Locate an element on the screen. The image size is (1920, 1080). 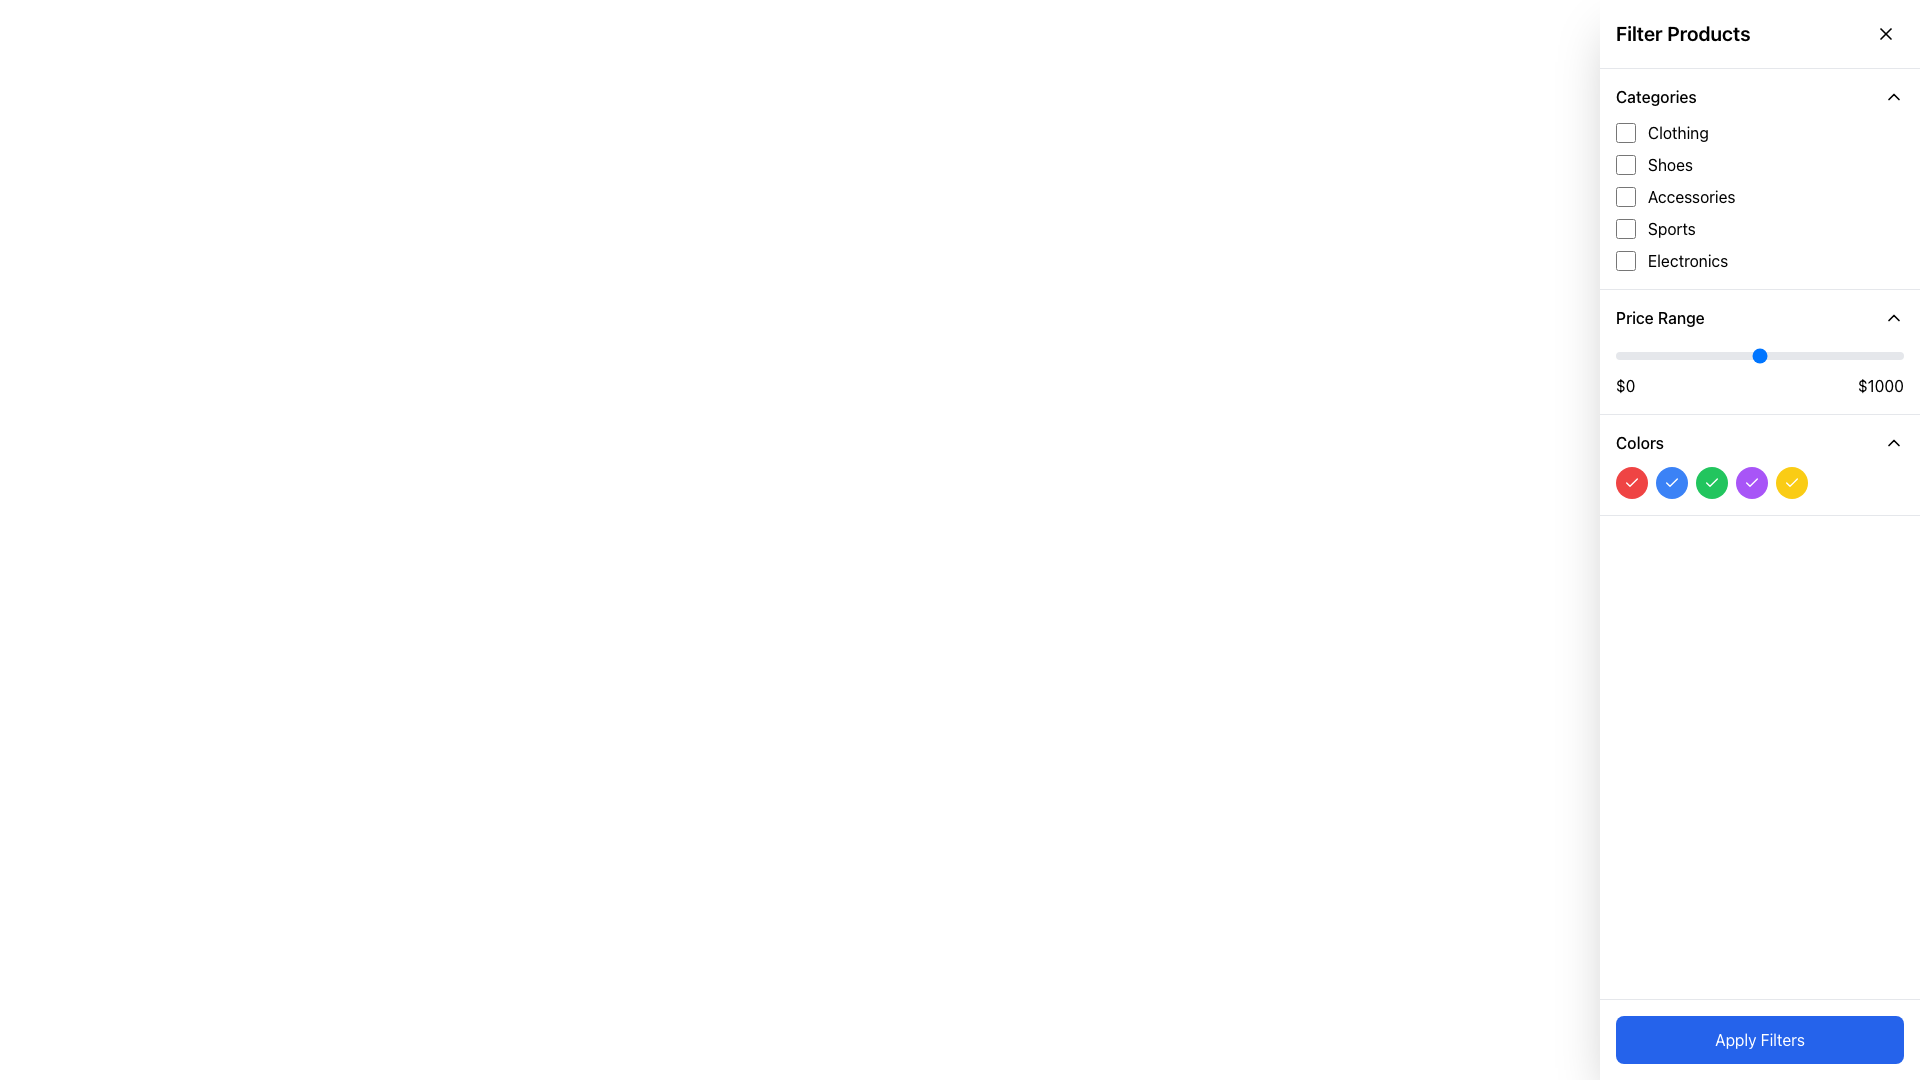
the circular blue button with a white checkmark icon, which is the third button in the 'Colors' group is located at coordinates (1671, 482).